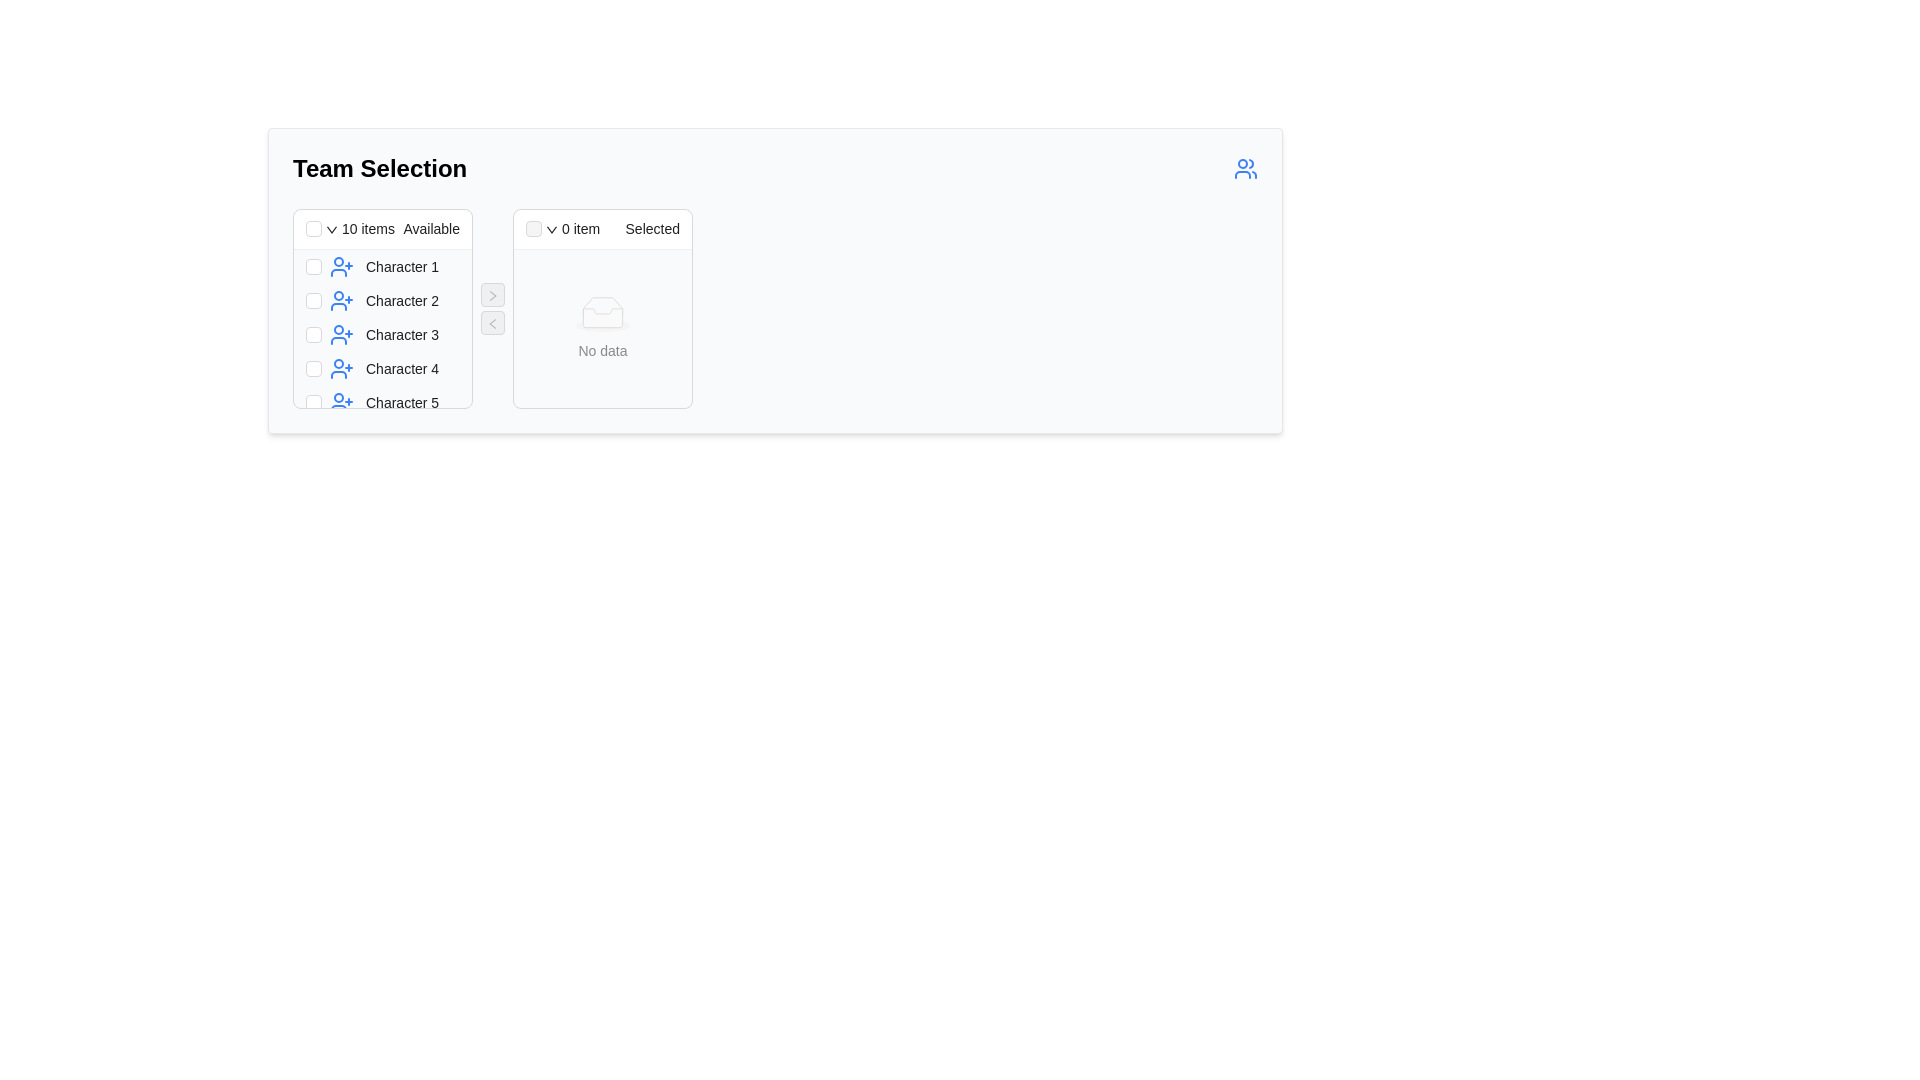  Describe the element at coordinates (493, 322) in the screenshot. I see `the button containing the left arrow icon, which is styled in a primary color and positioned centrally within the panel` at that location.